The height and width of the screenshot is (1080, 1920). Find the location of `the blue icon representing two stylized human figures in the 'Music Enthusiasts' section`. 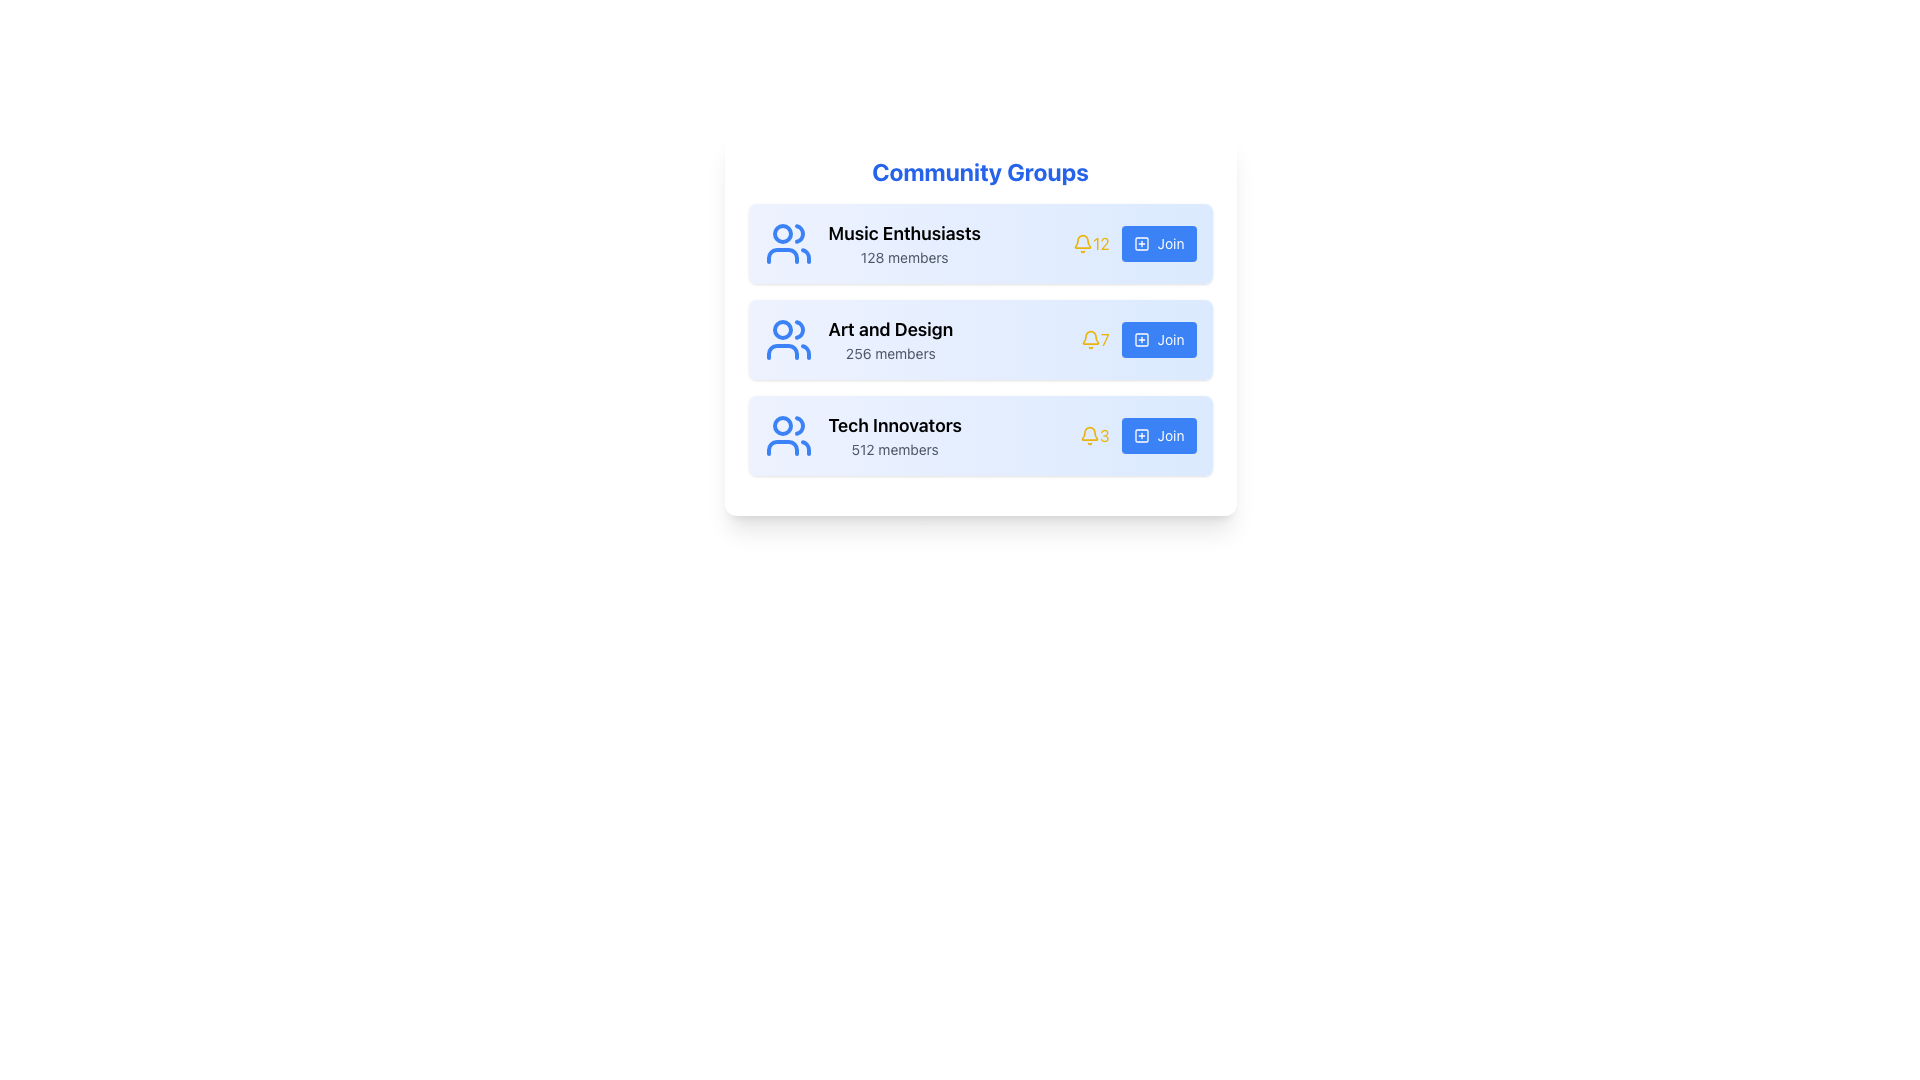

the blue icon representing two stylized human figures in the 'Music Enthusiasts' section is located at coordinates (787, 242).